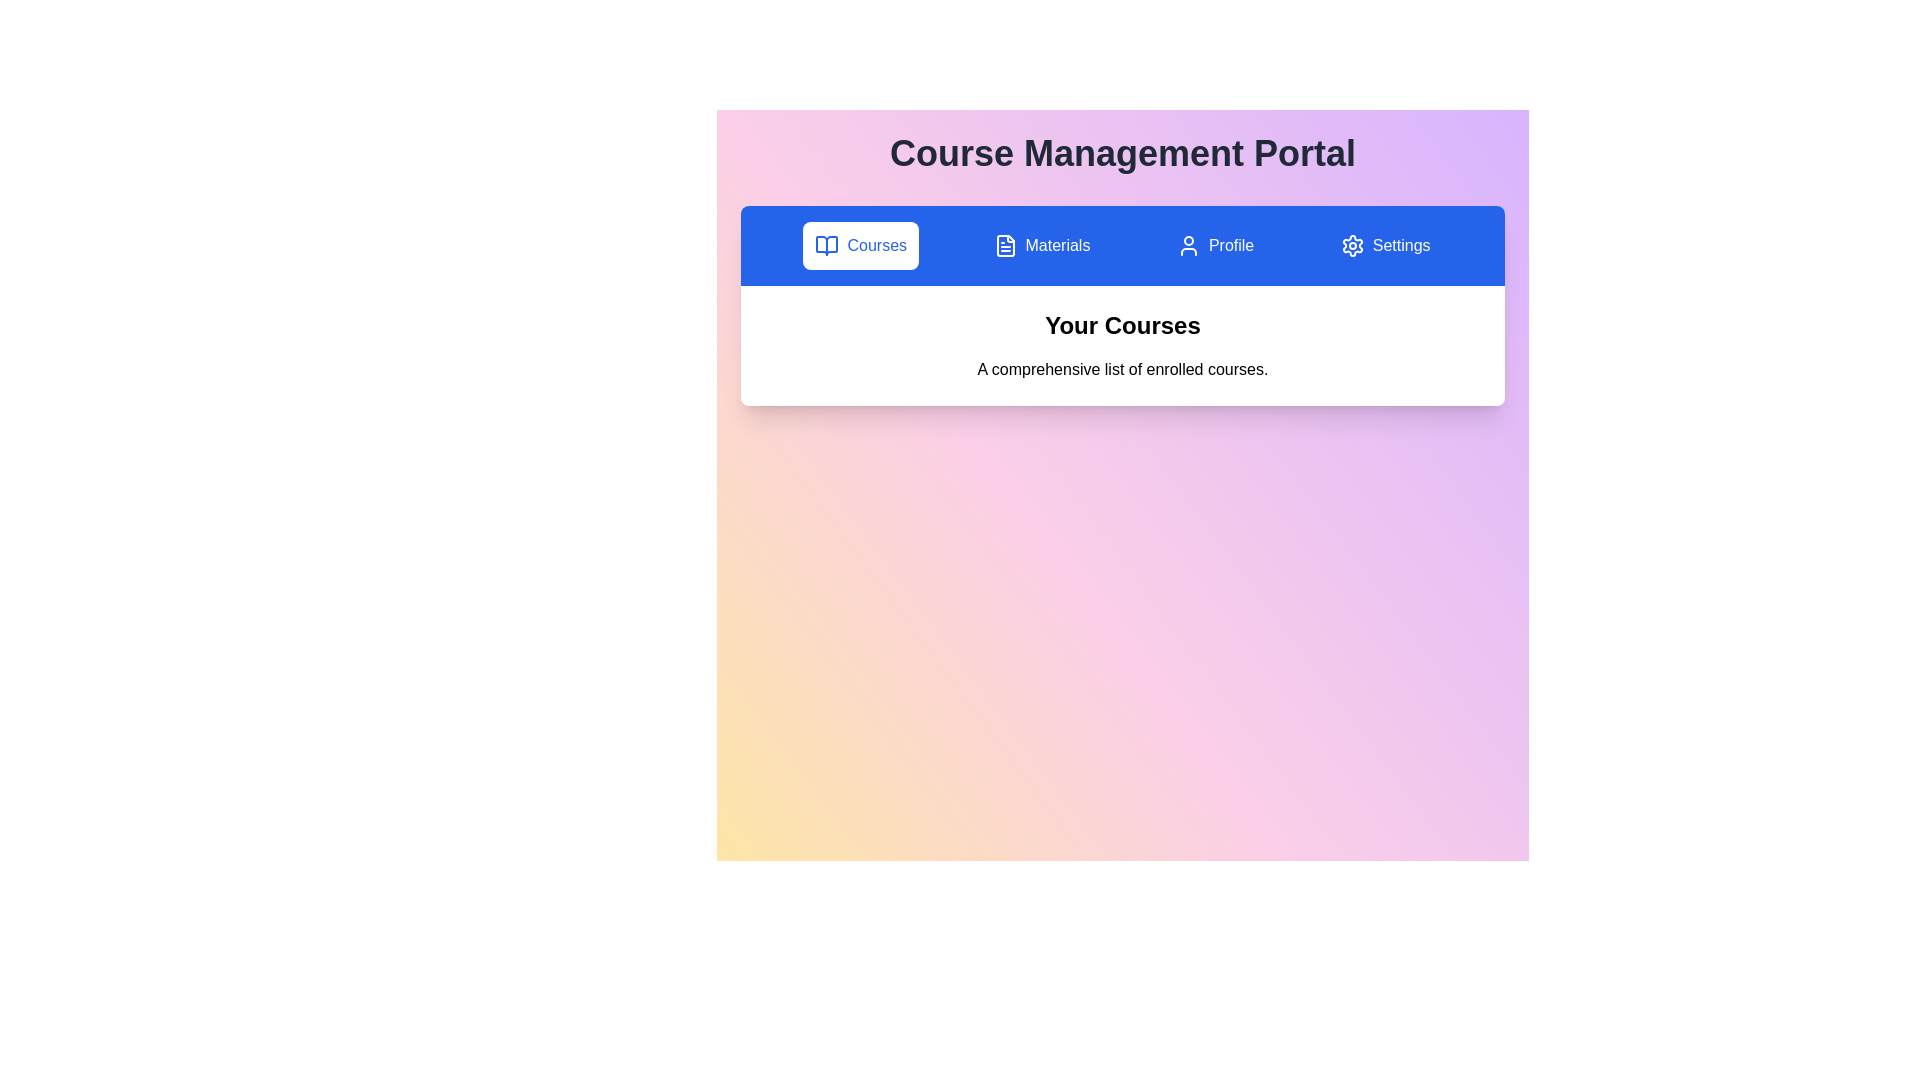 The width and height of the screenshot is (1920, 1080). I want to click on the 'Profile' button on the navigation bar, which is the third button from the left and has a user silhouette icon, so click(1214, 245).